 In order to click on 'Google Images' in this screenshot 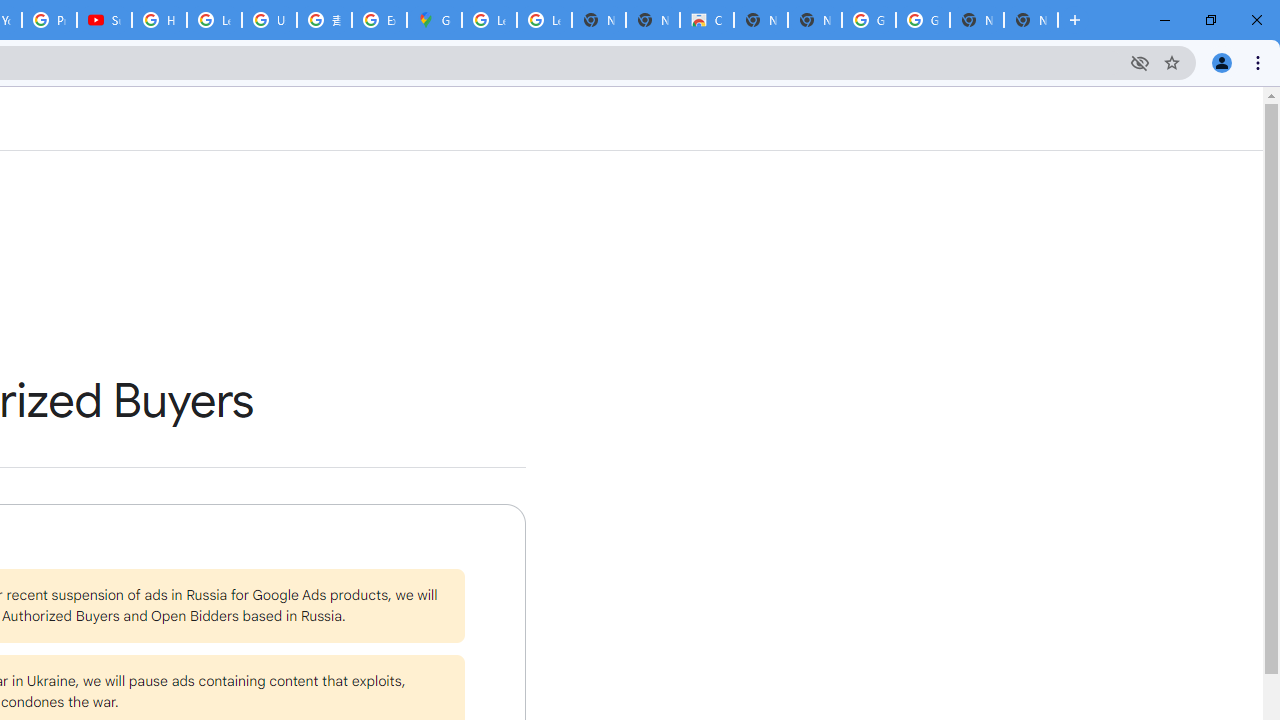, I will do `click(869, 20)`.